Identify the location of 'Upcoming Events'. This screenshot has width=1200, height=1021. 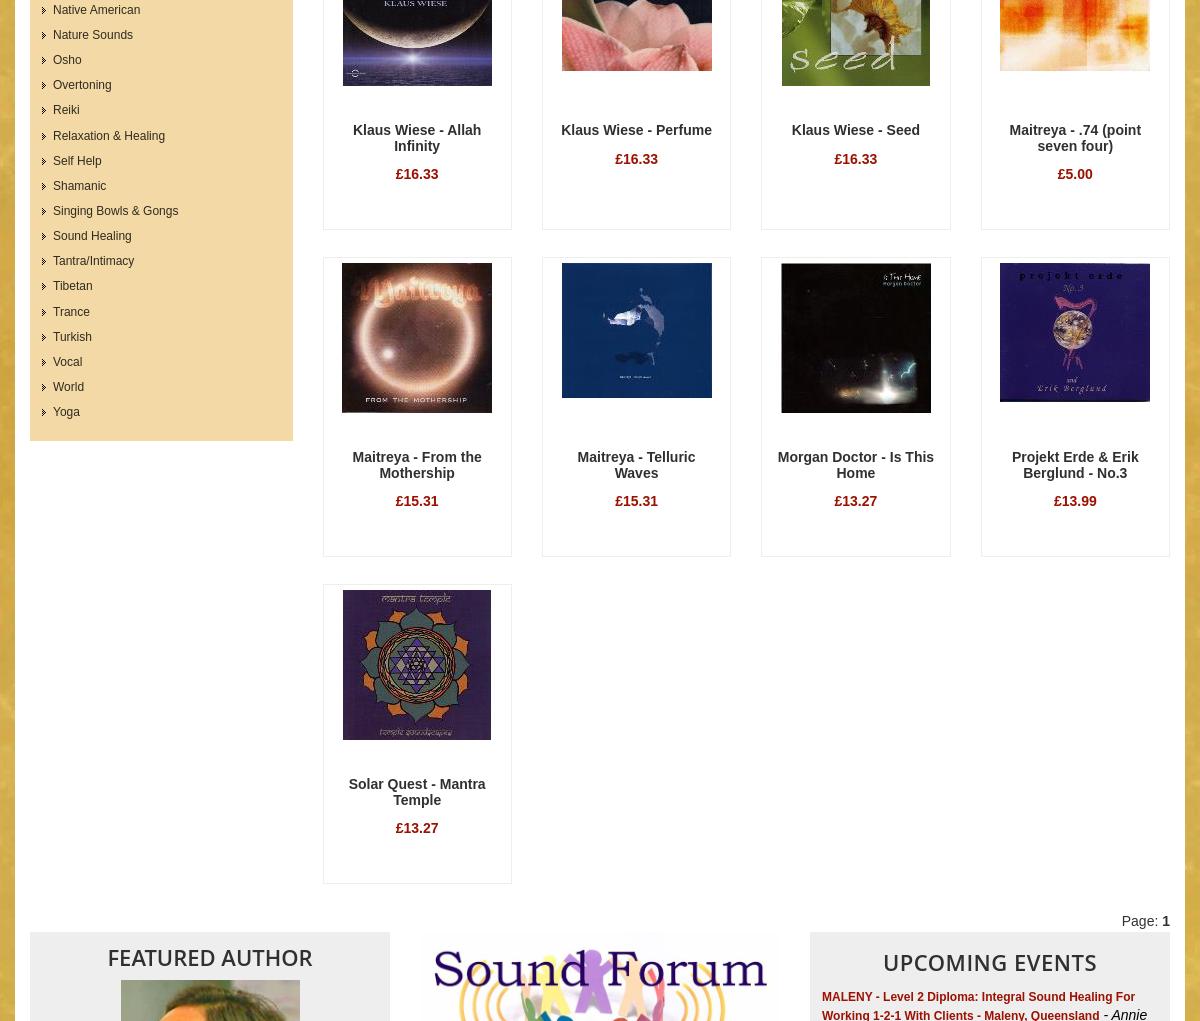
(989, 960).